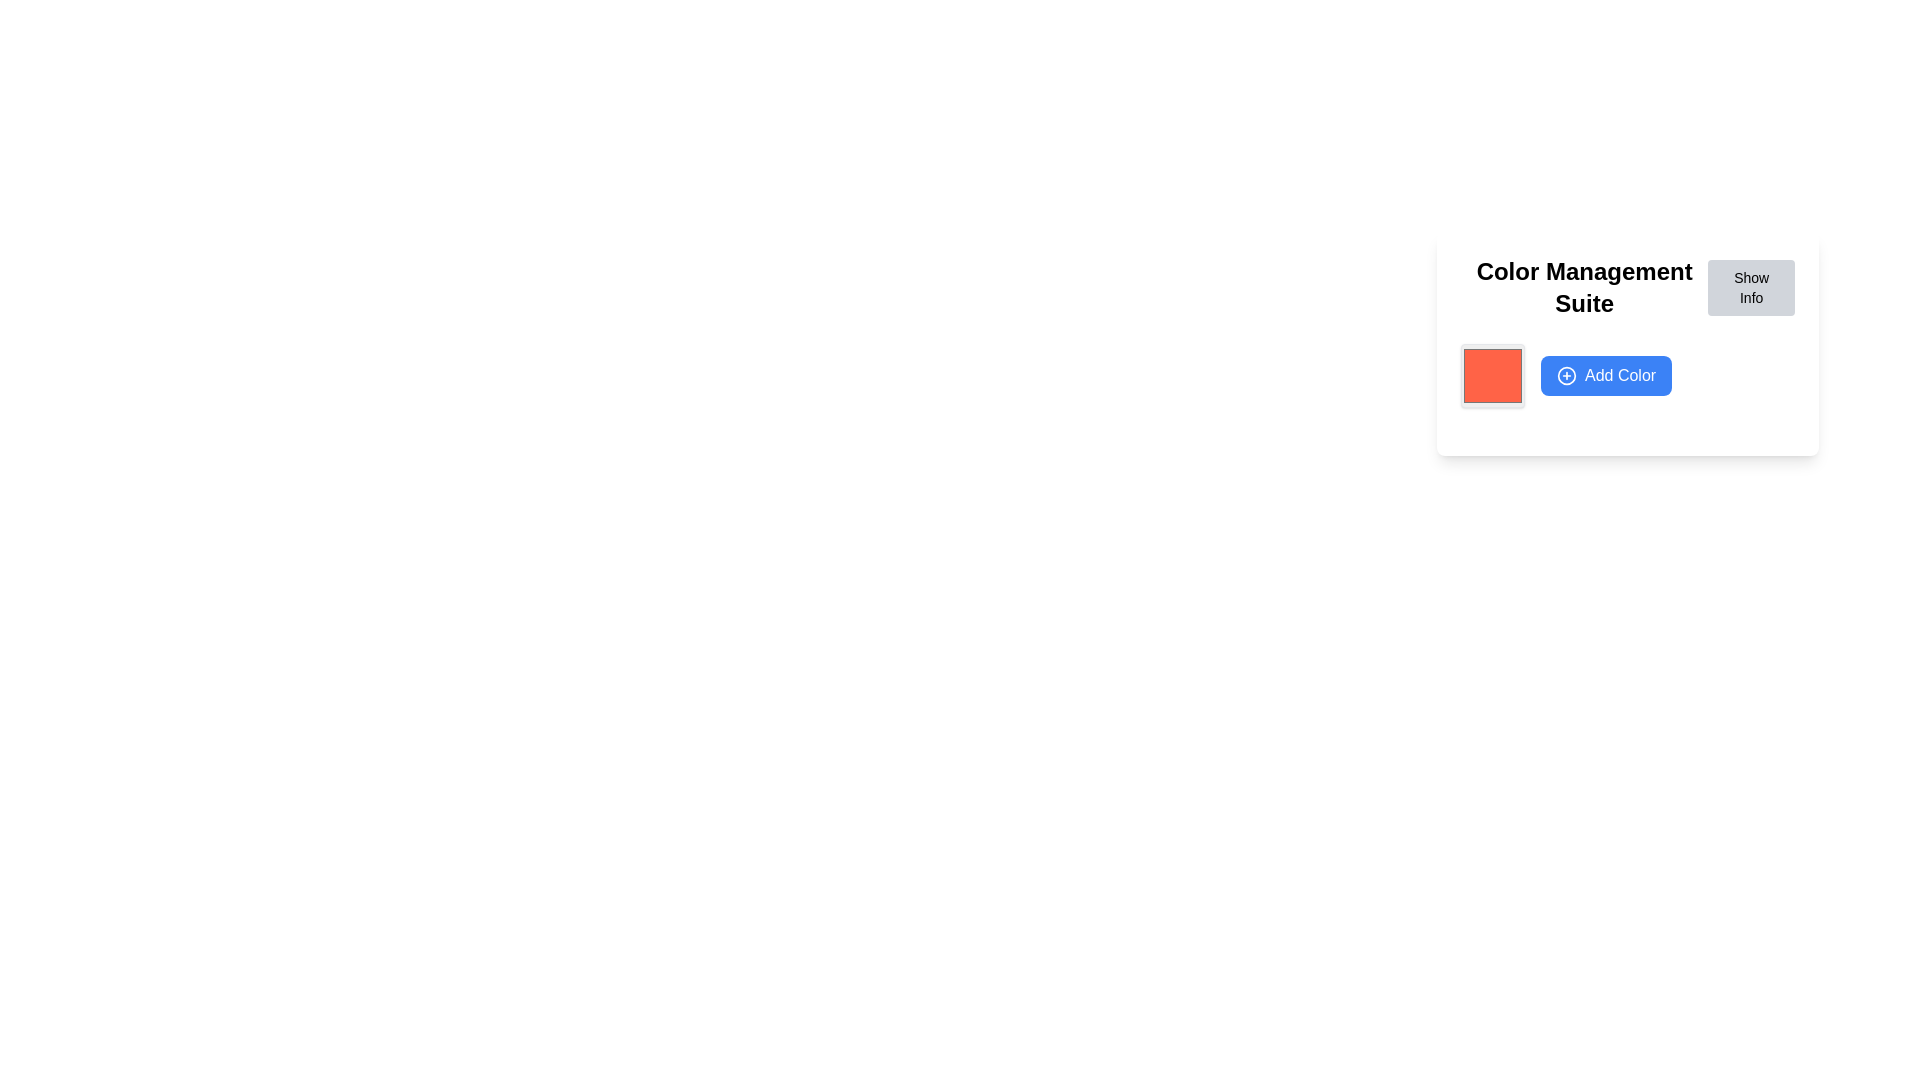 This screenshot has width=1920, height=1080. What do you see at coordinates (1627, 375) in the screenshot?
I see `the 'Add Color' button, which has a blue background and white text, located in the 'Color Management Suite' panel` at bounding box center [1627, 375].